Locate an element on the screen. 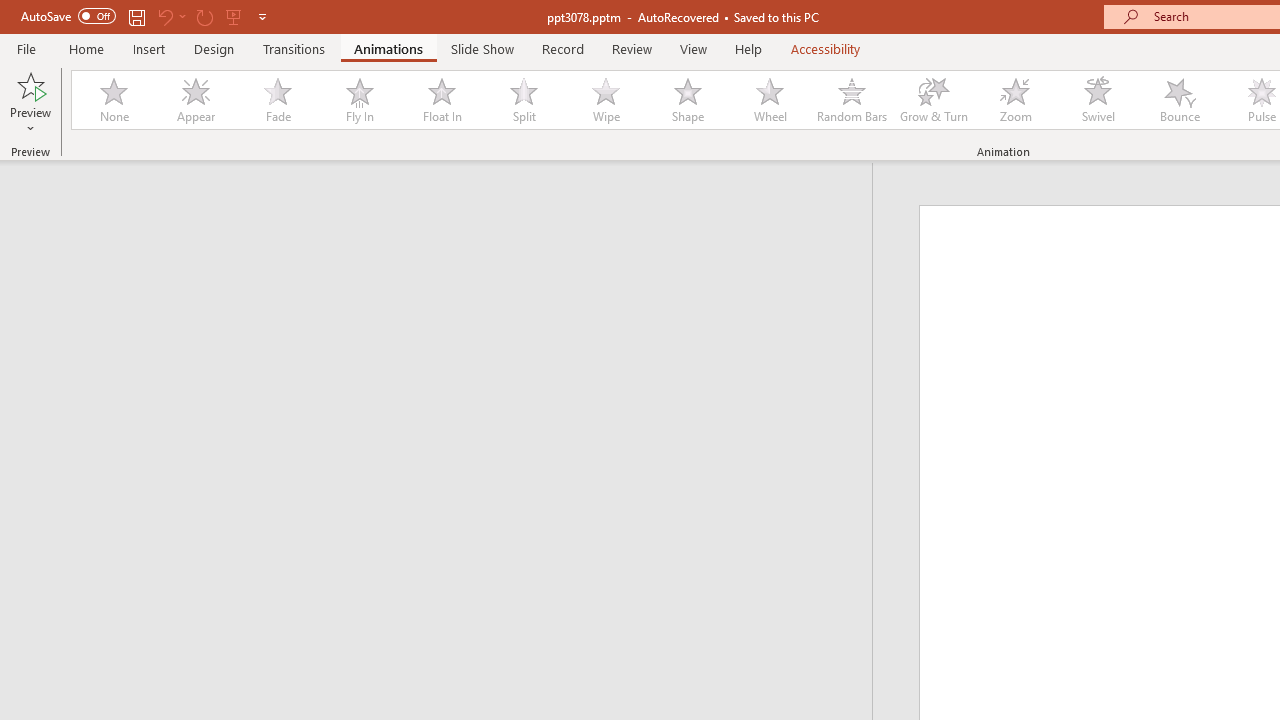 The height and width of the screenshot is (720, 1280). 'Transitions' is located at coordinates (294, 48).